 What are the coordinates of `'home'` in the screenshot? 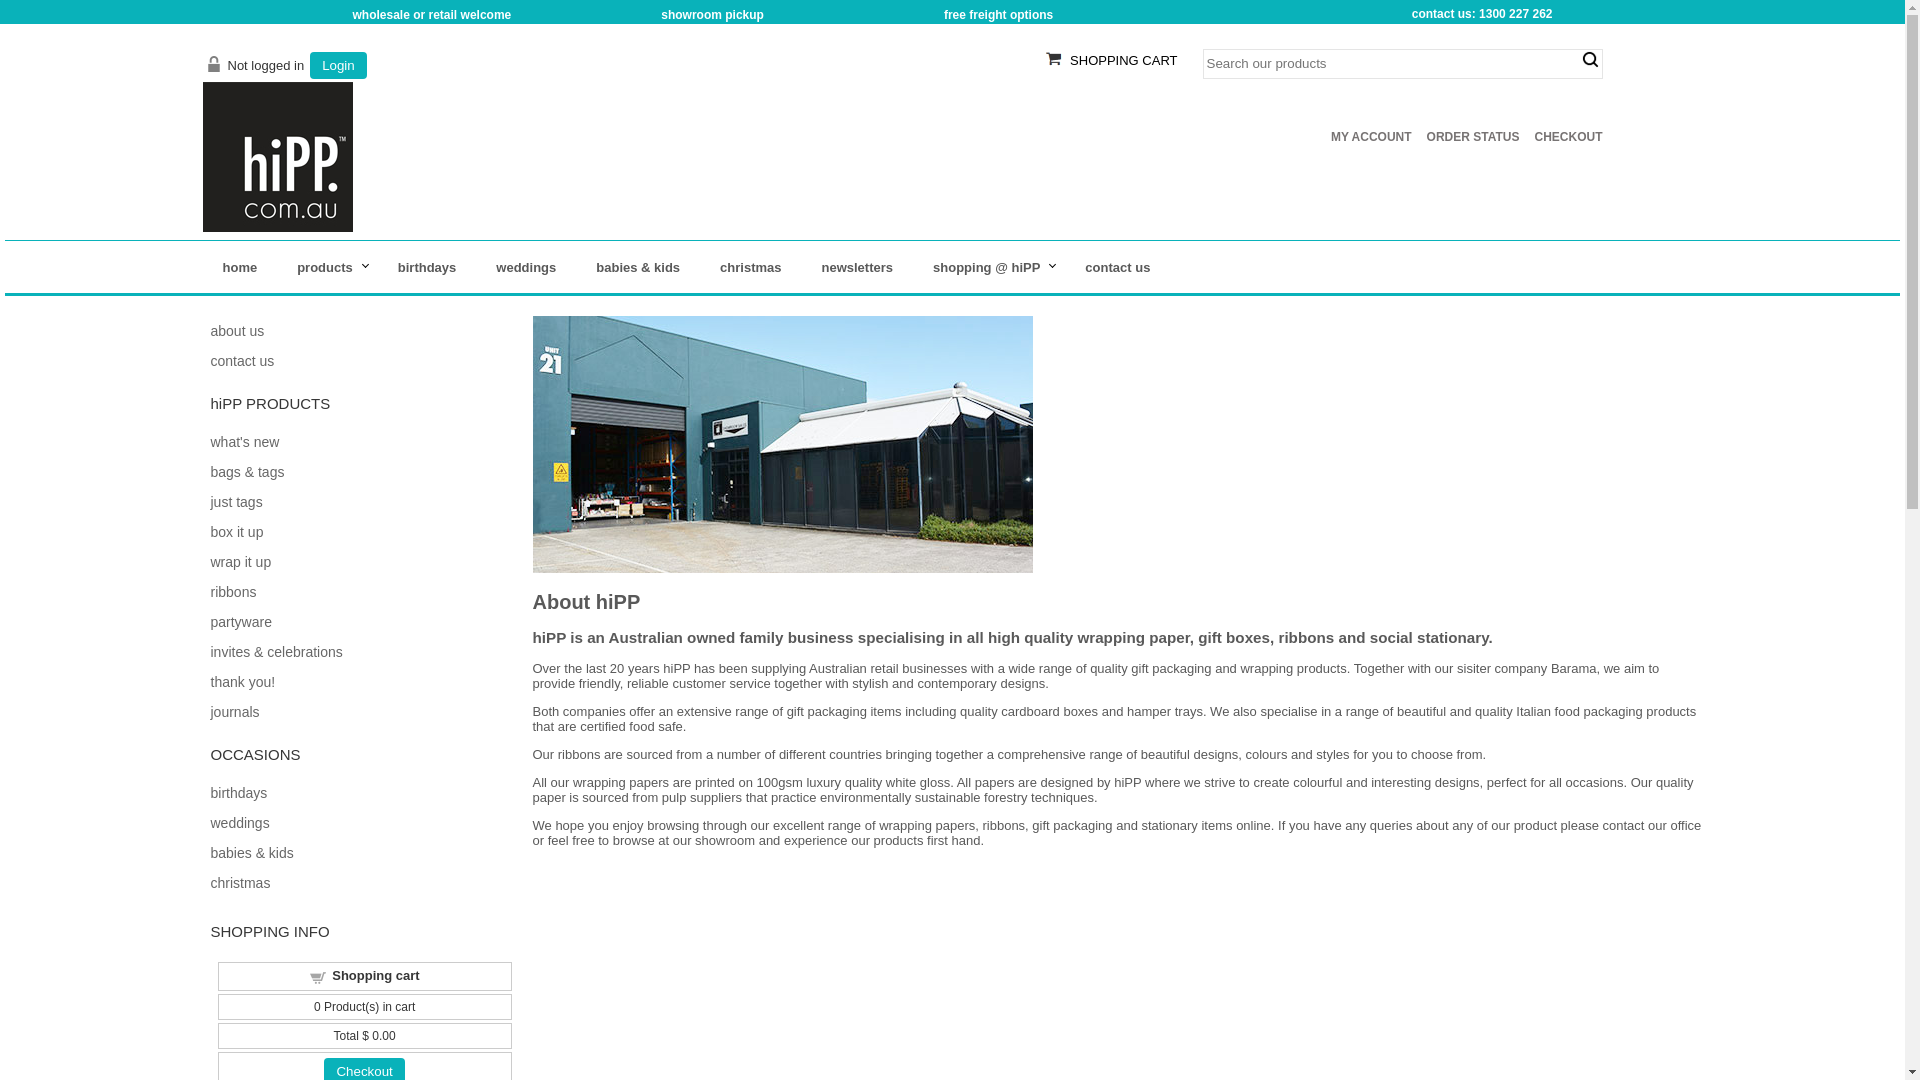 It's located at (201, 266).